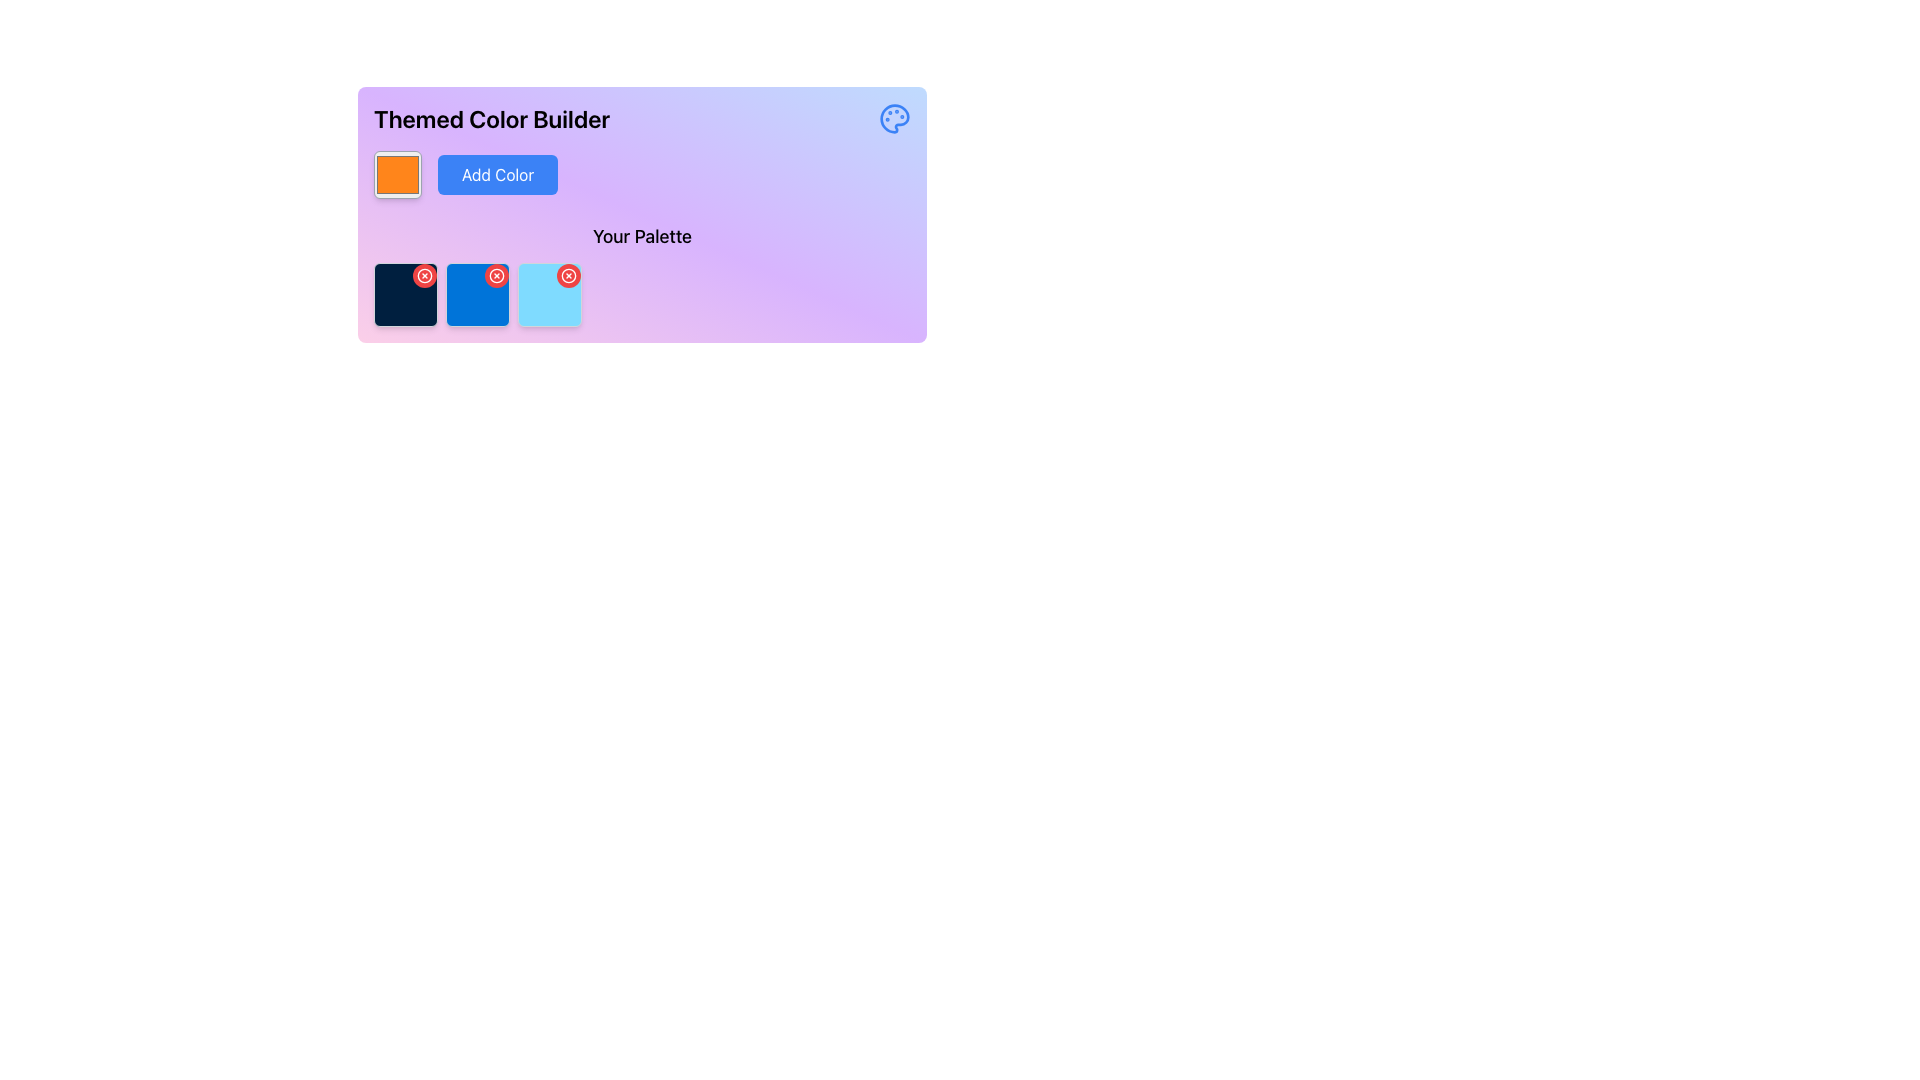 Image resolution: width=1920 pixels, height=1080 pixels. What do you see at coordinates (424, 276) in the screenshot?
I see `the delete button located at the top-right corner of the first card in the 'Your Palette' section` at bounding box center [424, 276].